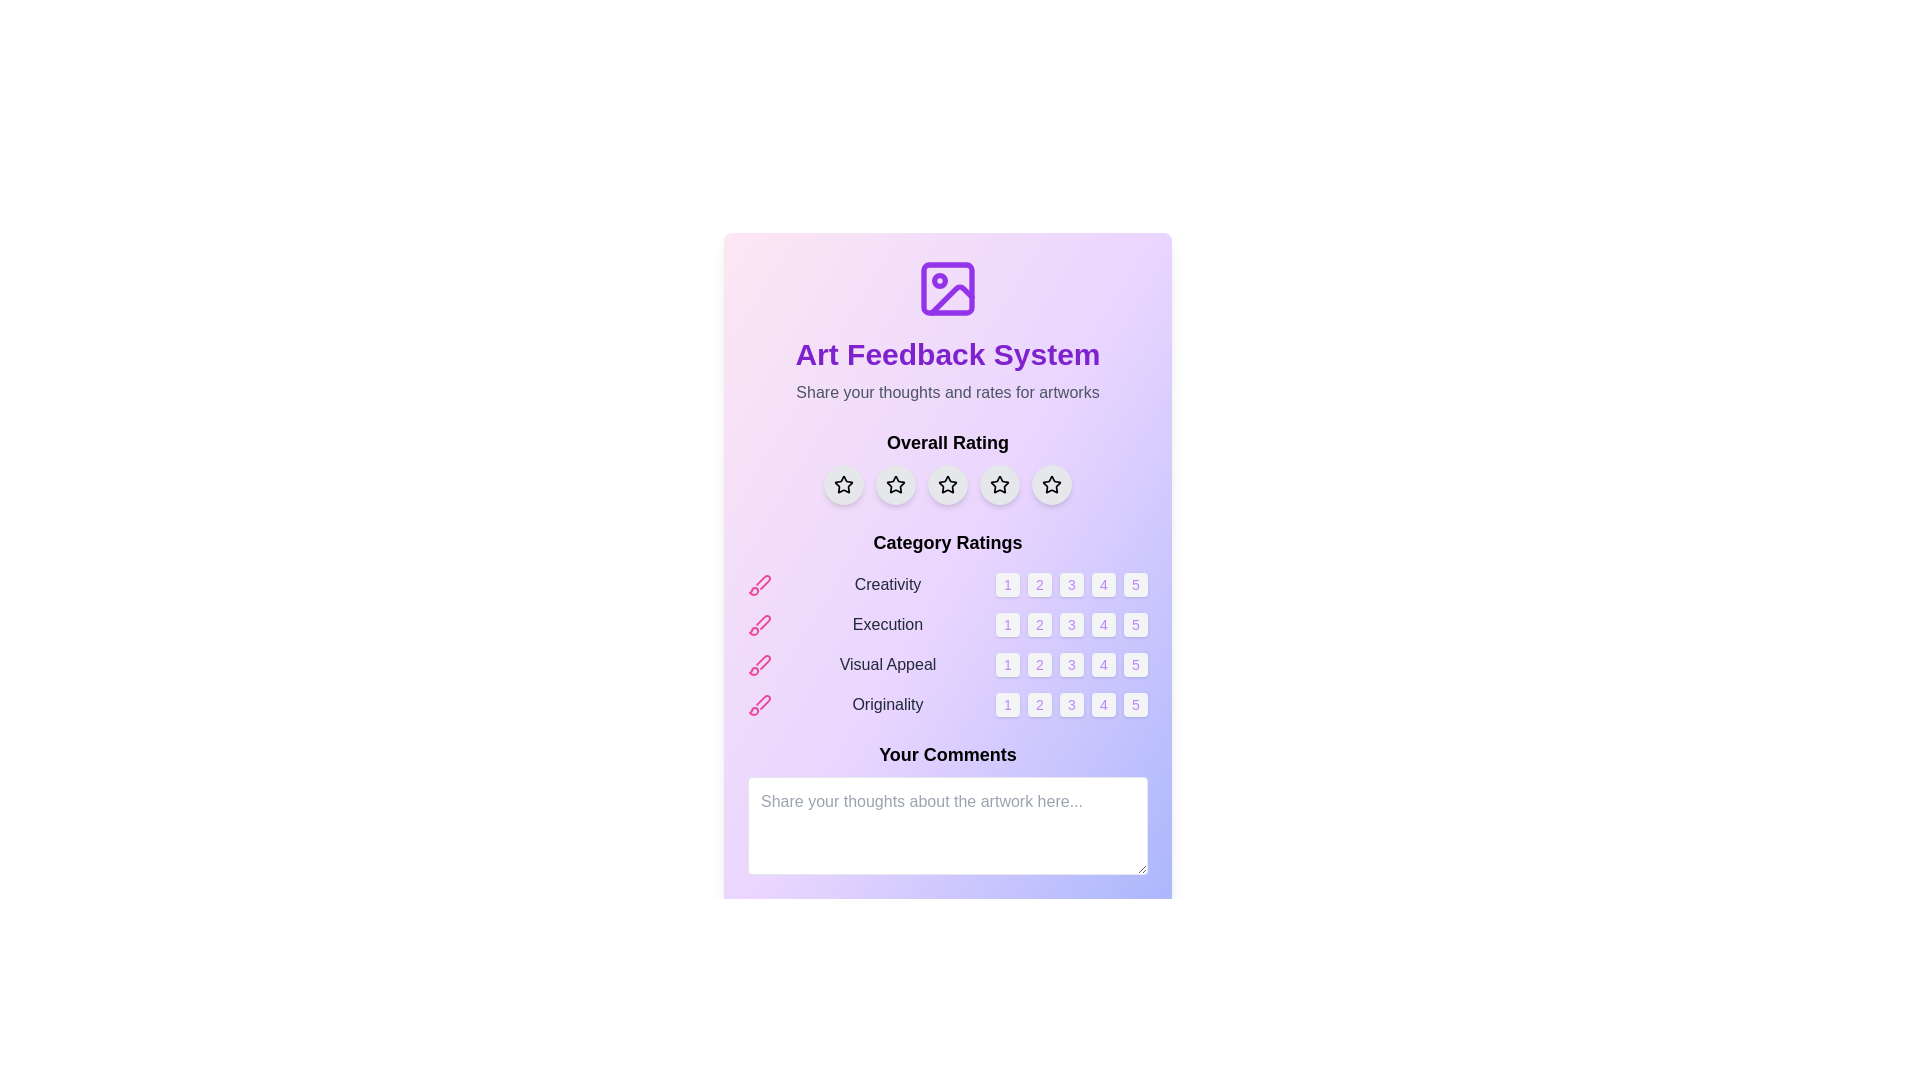 The image size is (1920, 1080). Describe the element at coordinates (947, 466) in the screenshot. I see `a star icon within the header-label group of the rating system to assign a rating for the item` at that location.